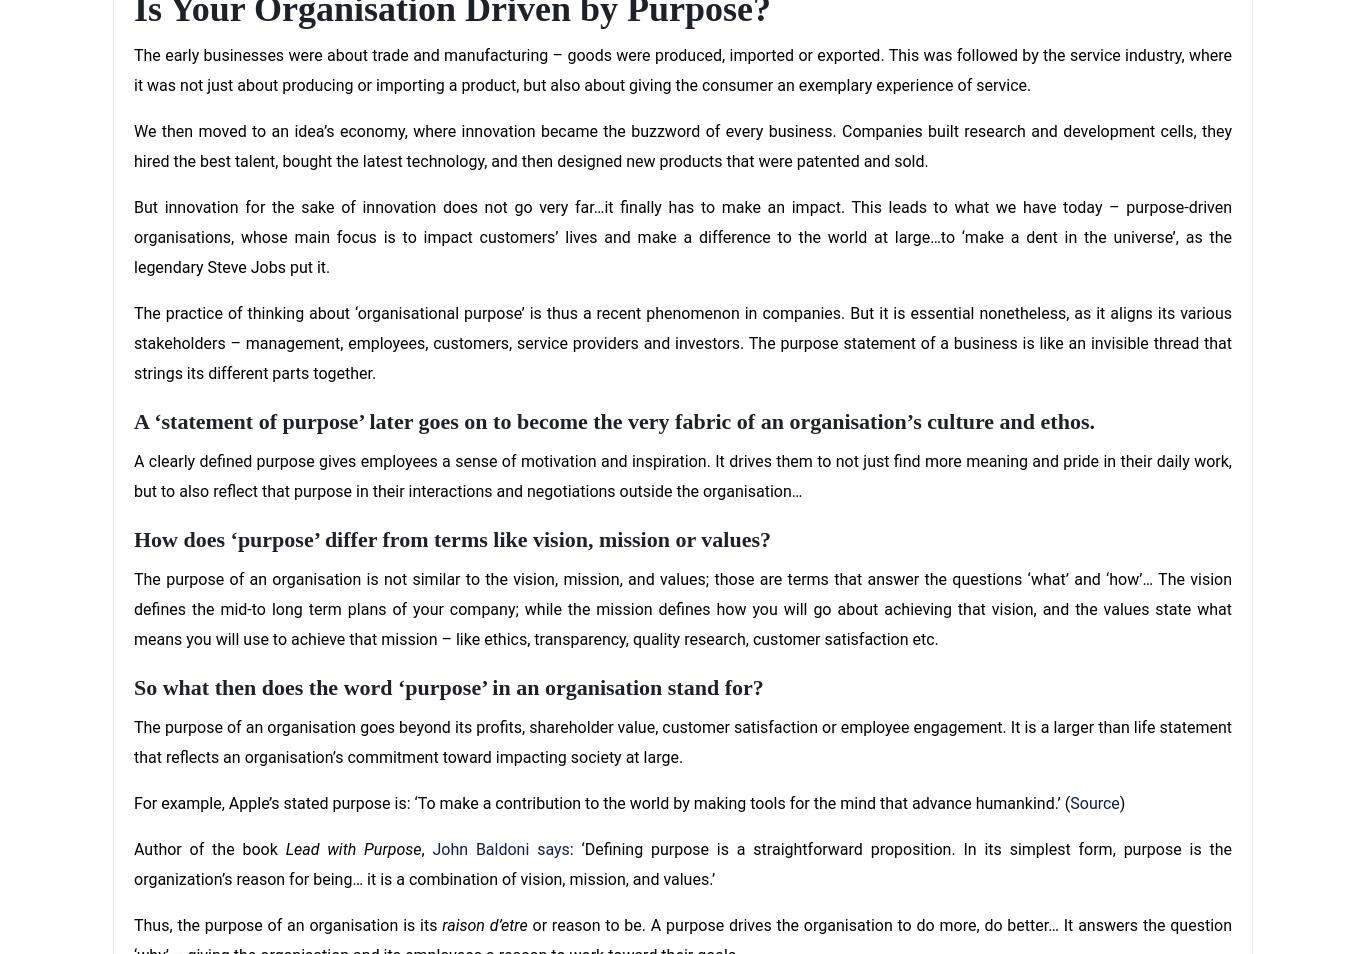 The height and width of the screenshot is (954, 1366). Describe the element at coordinates (351, 848) in the screenshot. I see `'Lead with Purpose'` at that location.